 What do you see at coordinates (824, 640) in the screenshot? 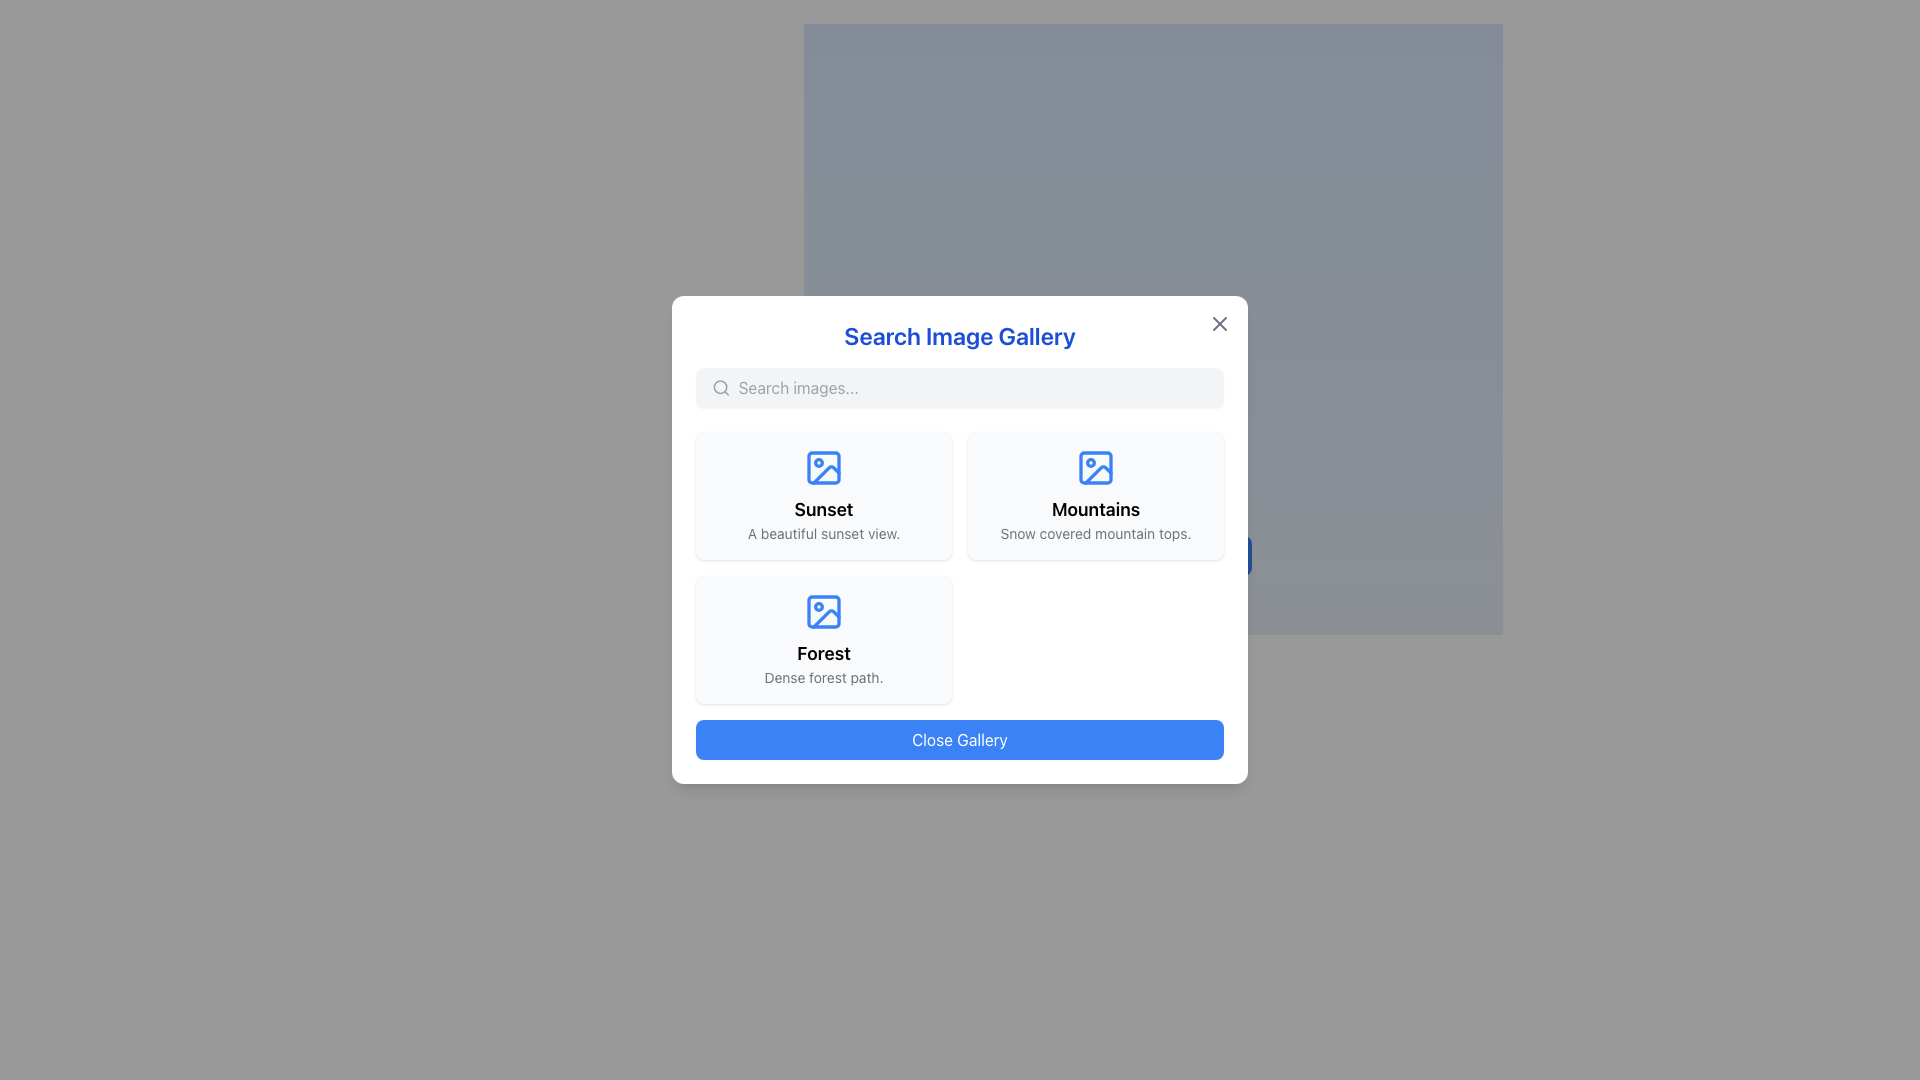
I see `the third item card in the grid layout under the Search Image Gallery section` at bounding box center [824, 640].